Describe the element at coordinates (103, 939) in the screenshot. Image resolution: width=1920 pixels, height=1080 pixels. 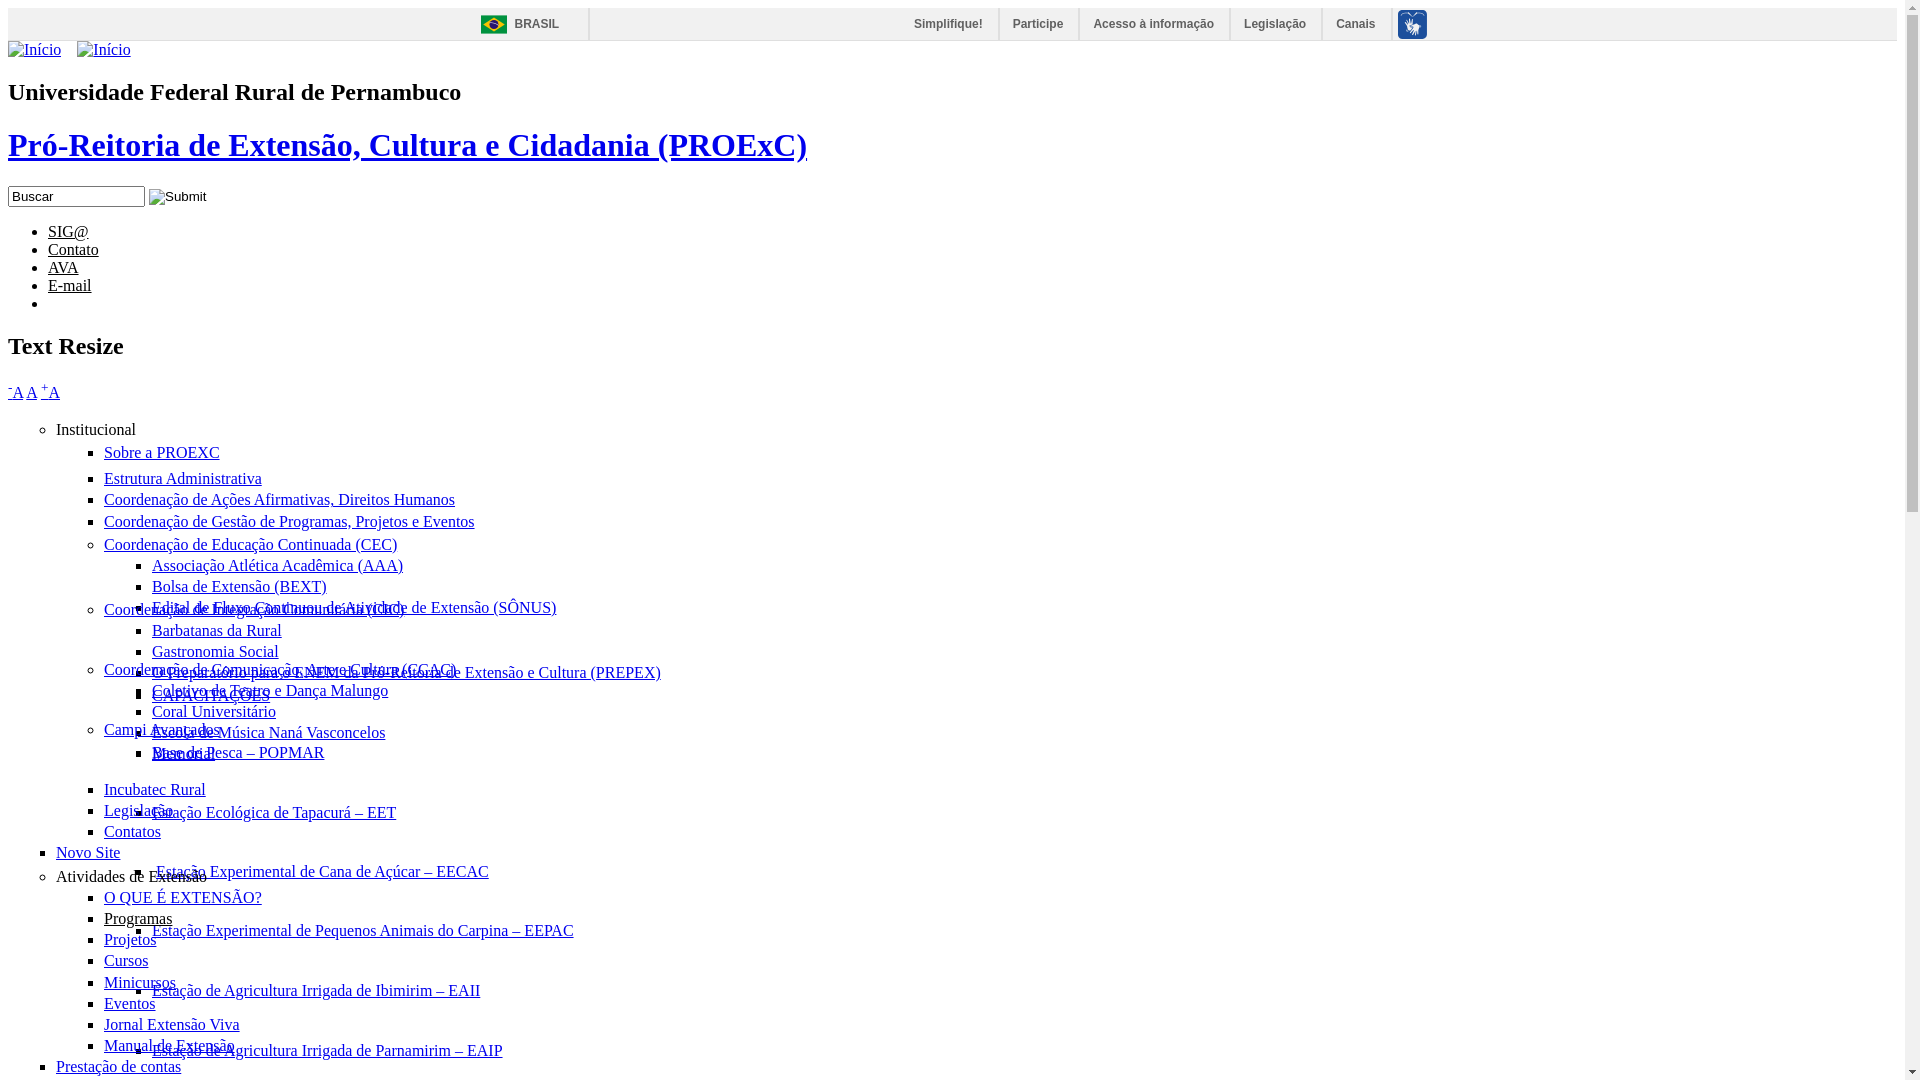
I see `'Projetos'` at that location.